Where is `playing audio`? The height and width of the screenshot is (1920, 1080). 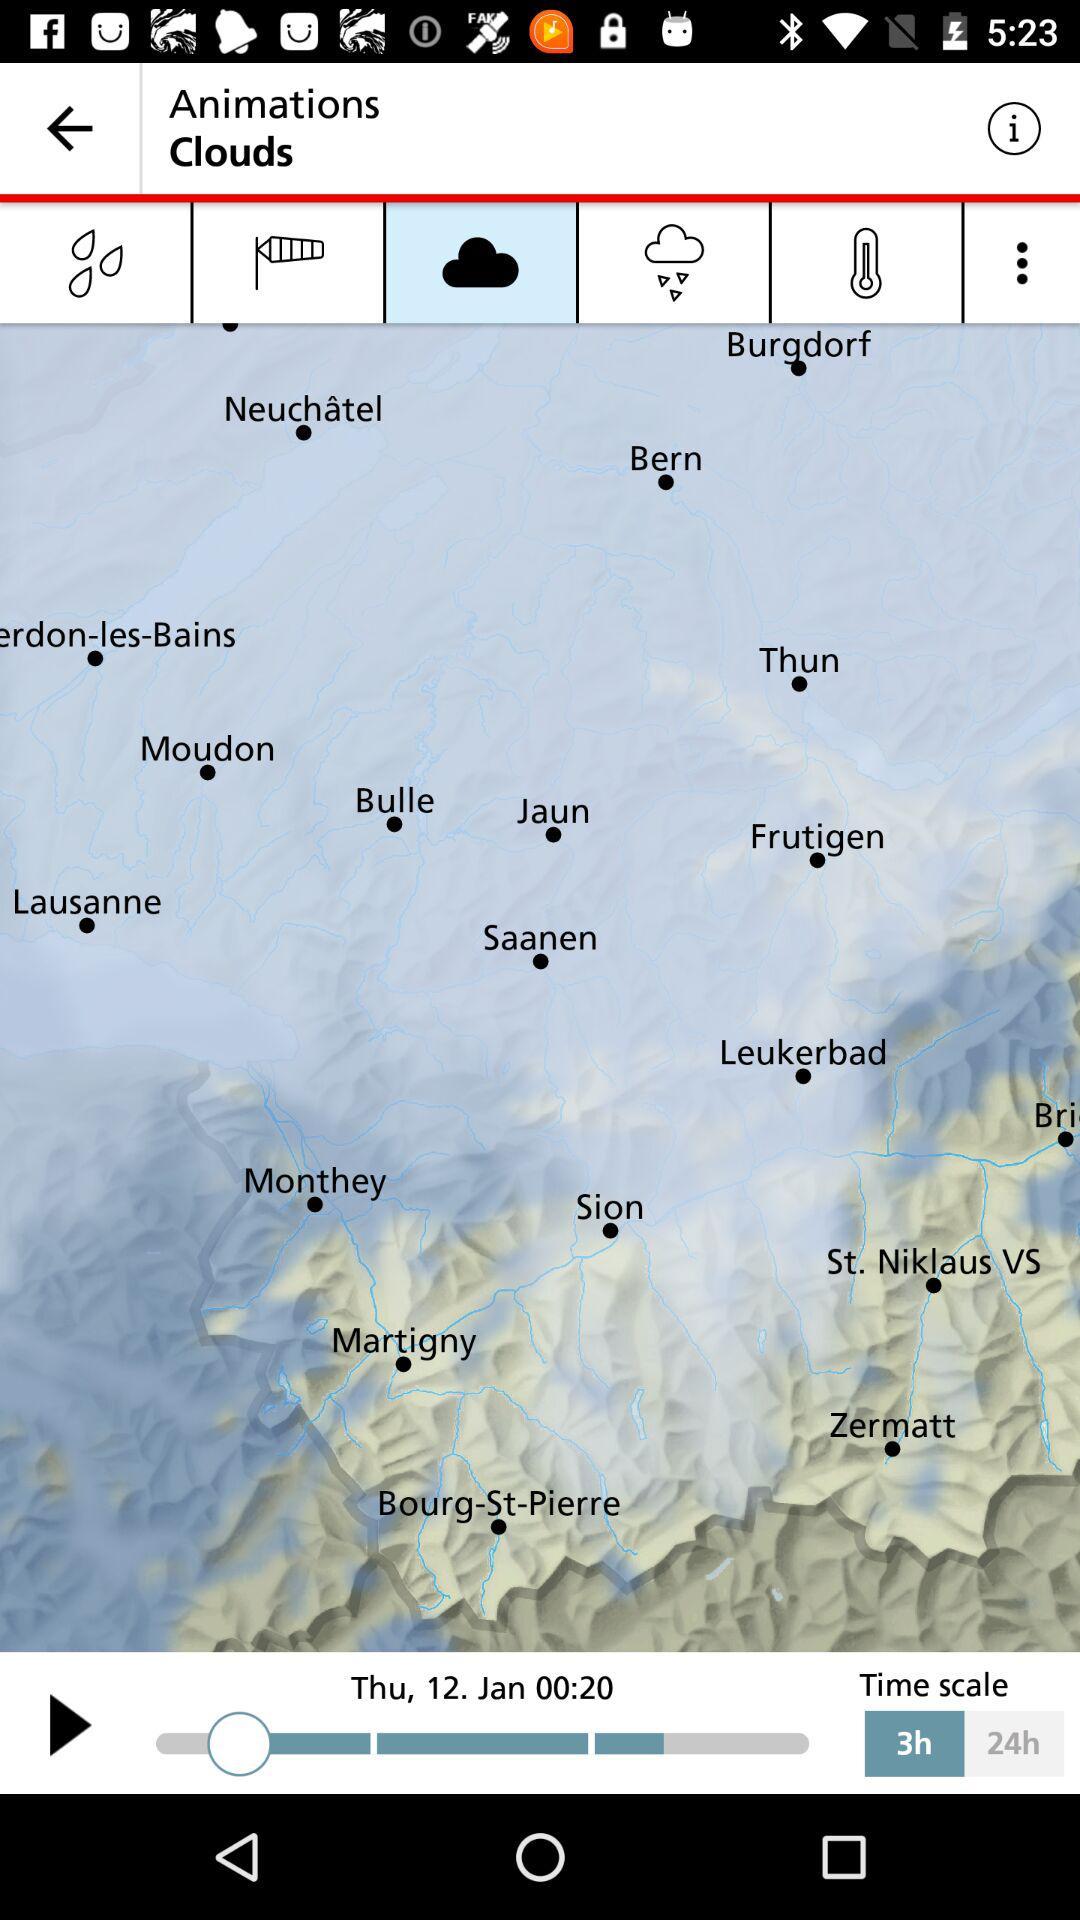 playing audio is located at coordinates (69, 1723).